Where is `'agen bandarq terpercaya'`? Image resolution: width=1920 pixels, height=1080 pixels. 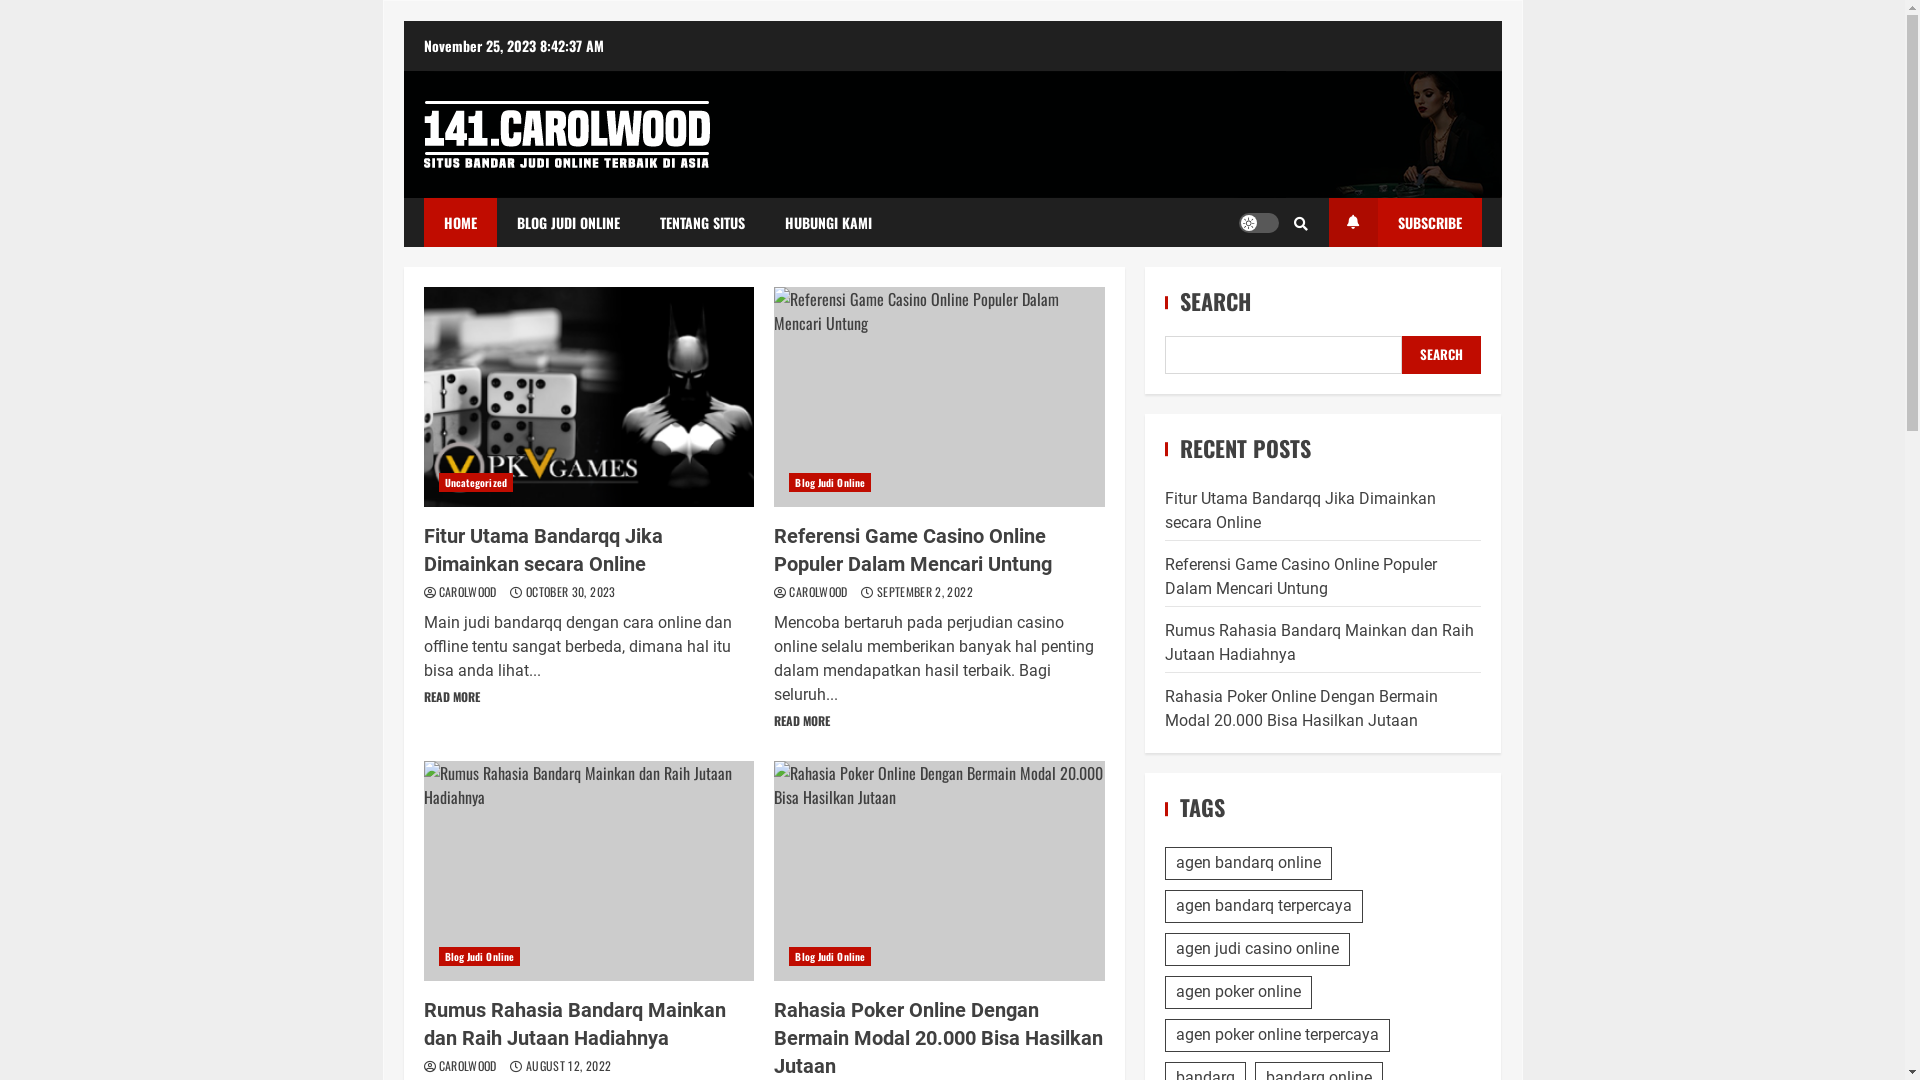
'agen bandarq terpercaya' is located at coordinates (1262, 906).